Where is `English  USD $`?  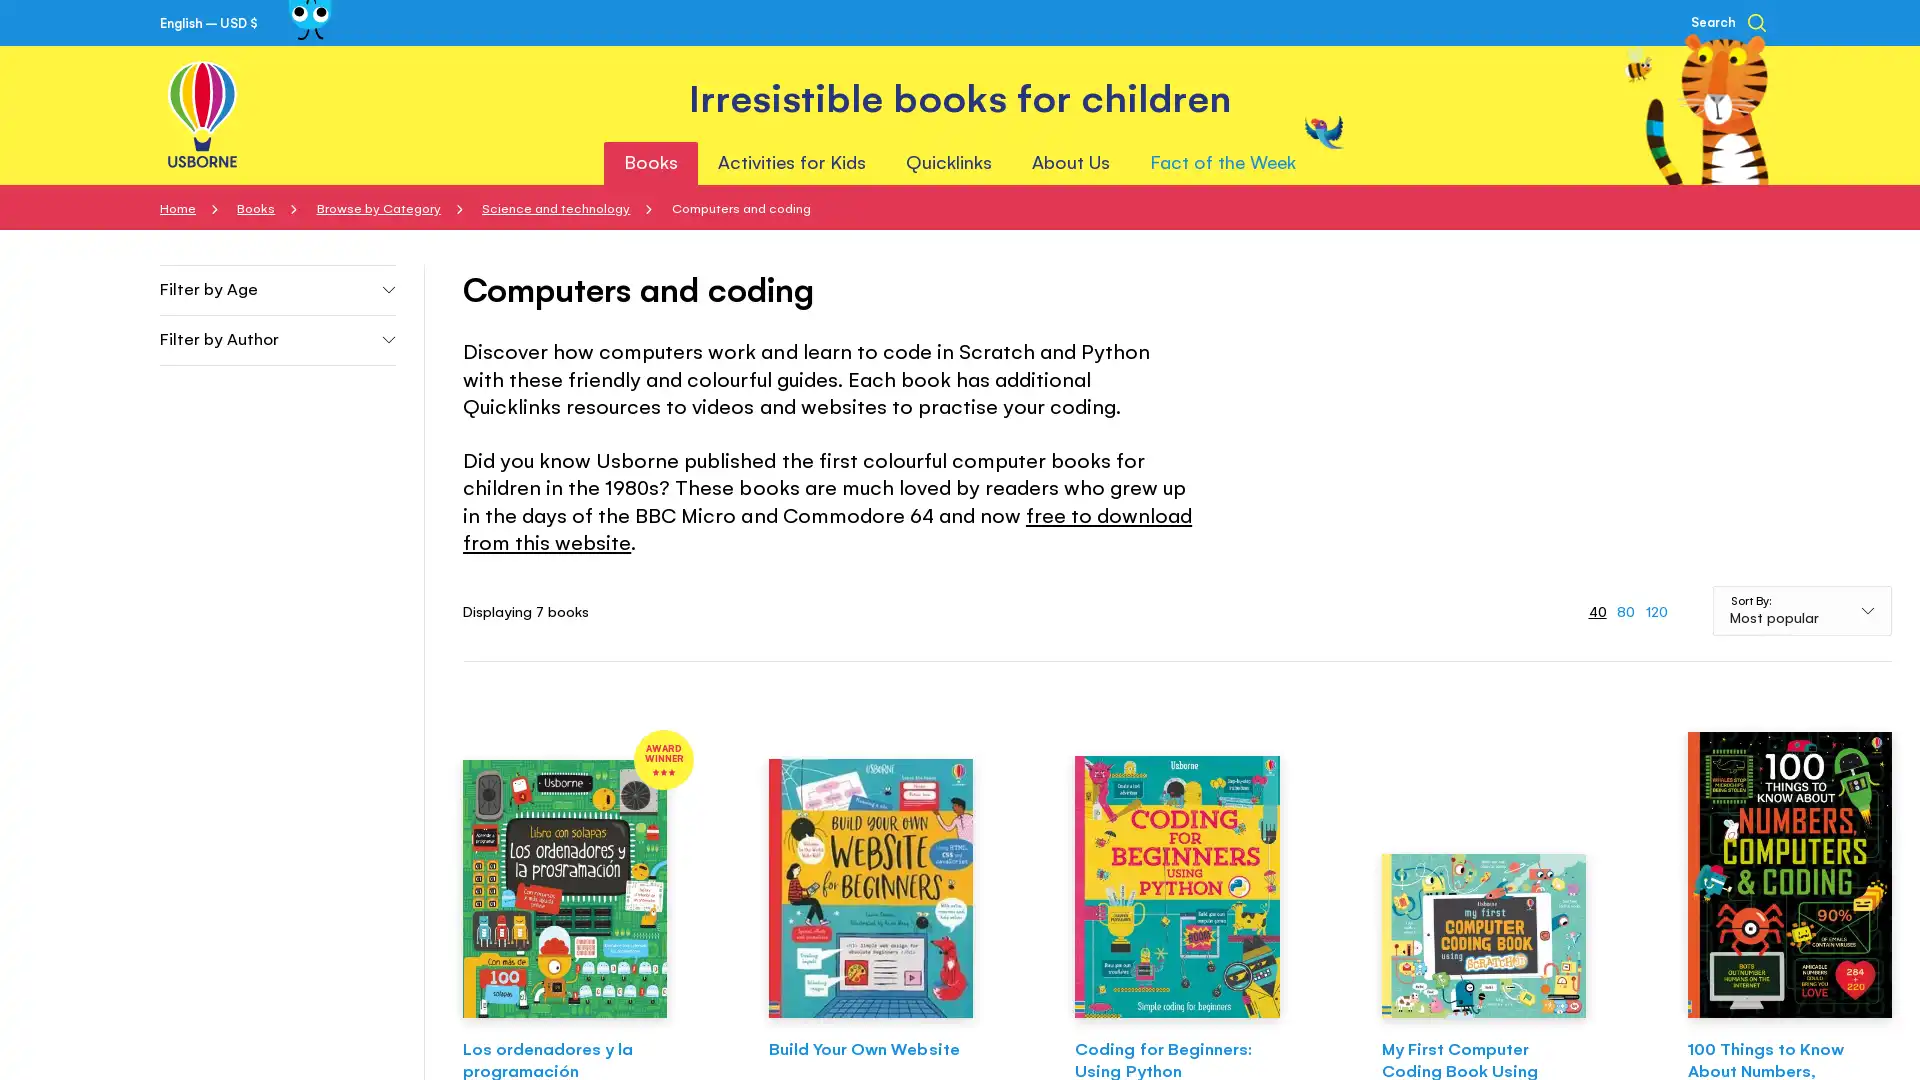
English  USD $ is located at coordinates (209, 21).